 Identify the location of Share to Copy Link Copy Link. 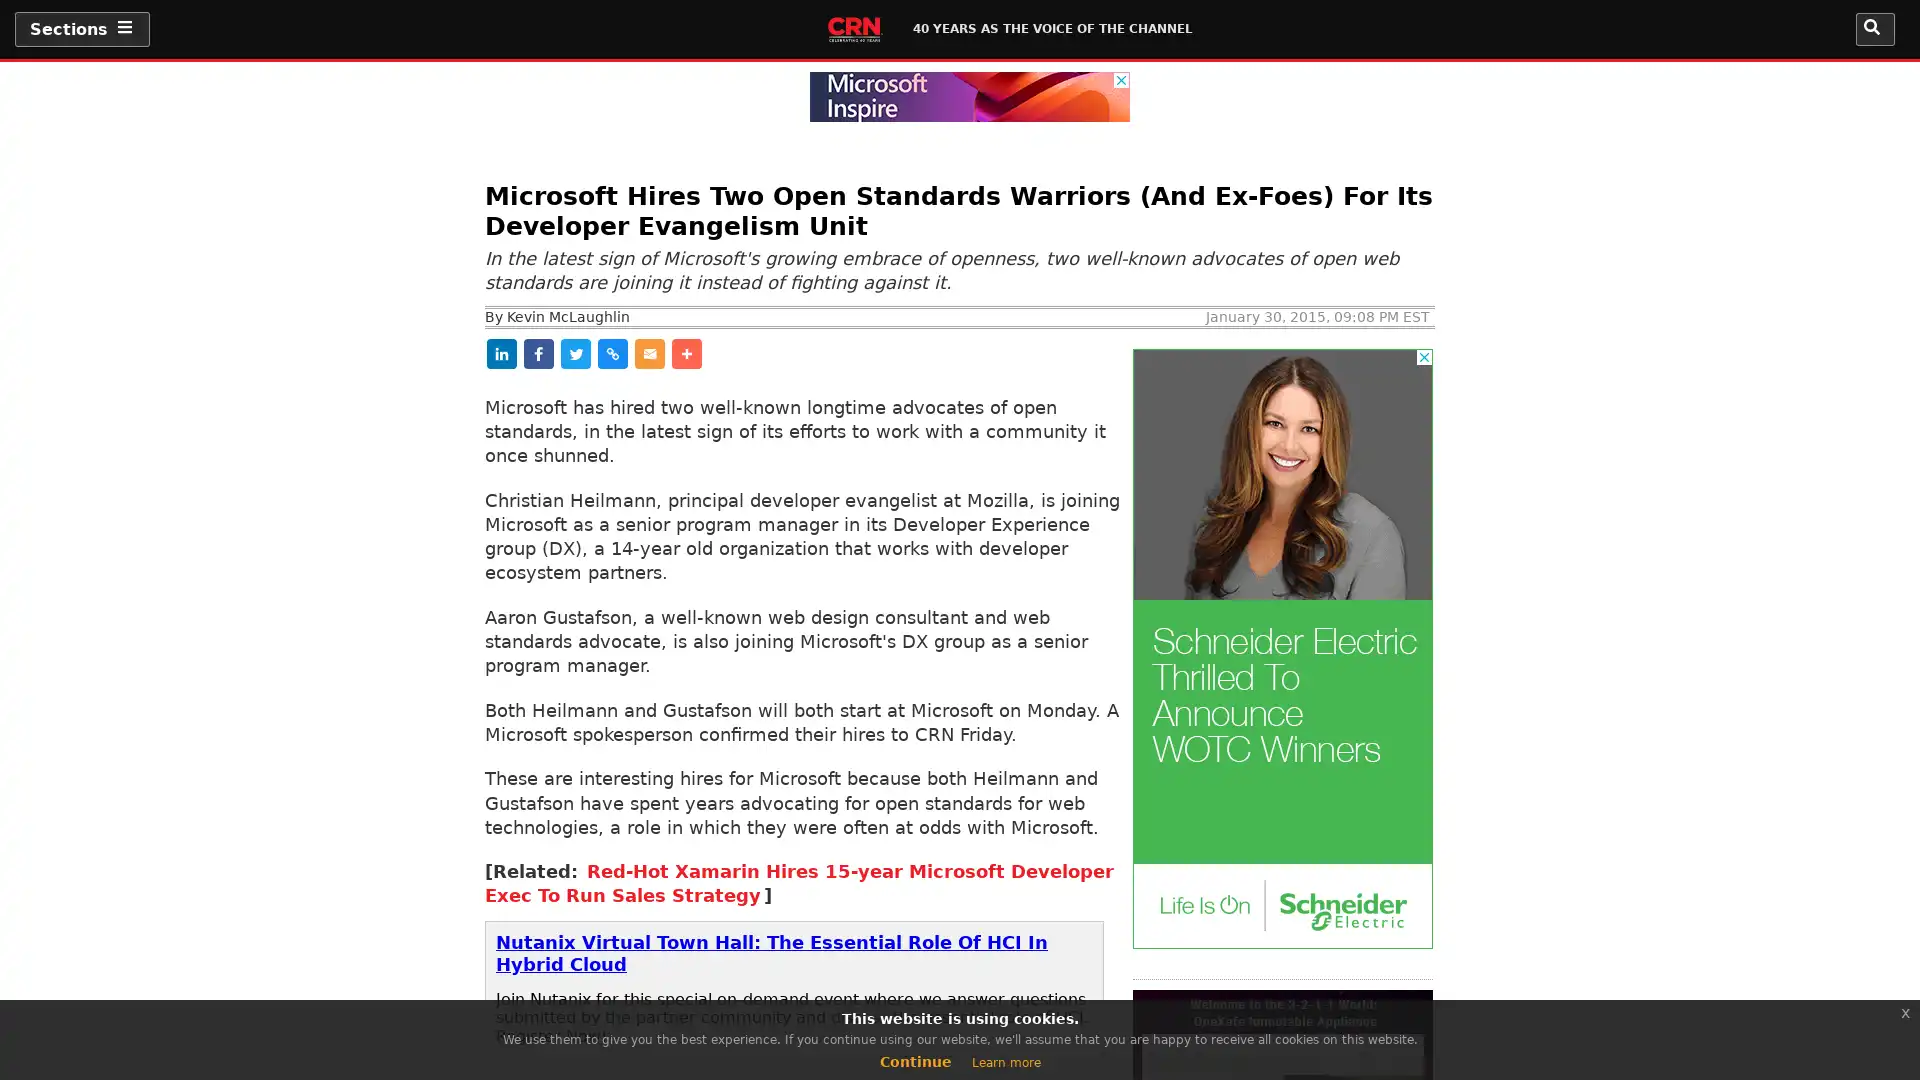
(836, 352).